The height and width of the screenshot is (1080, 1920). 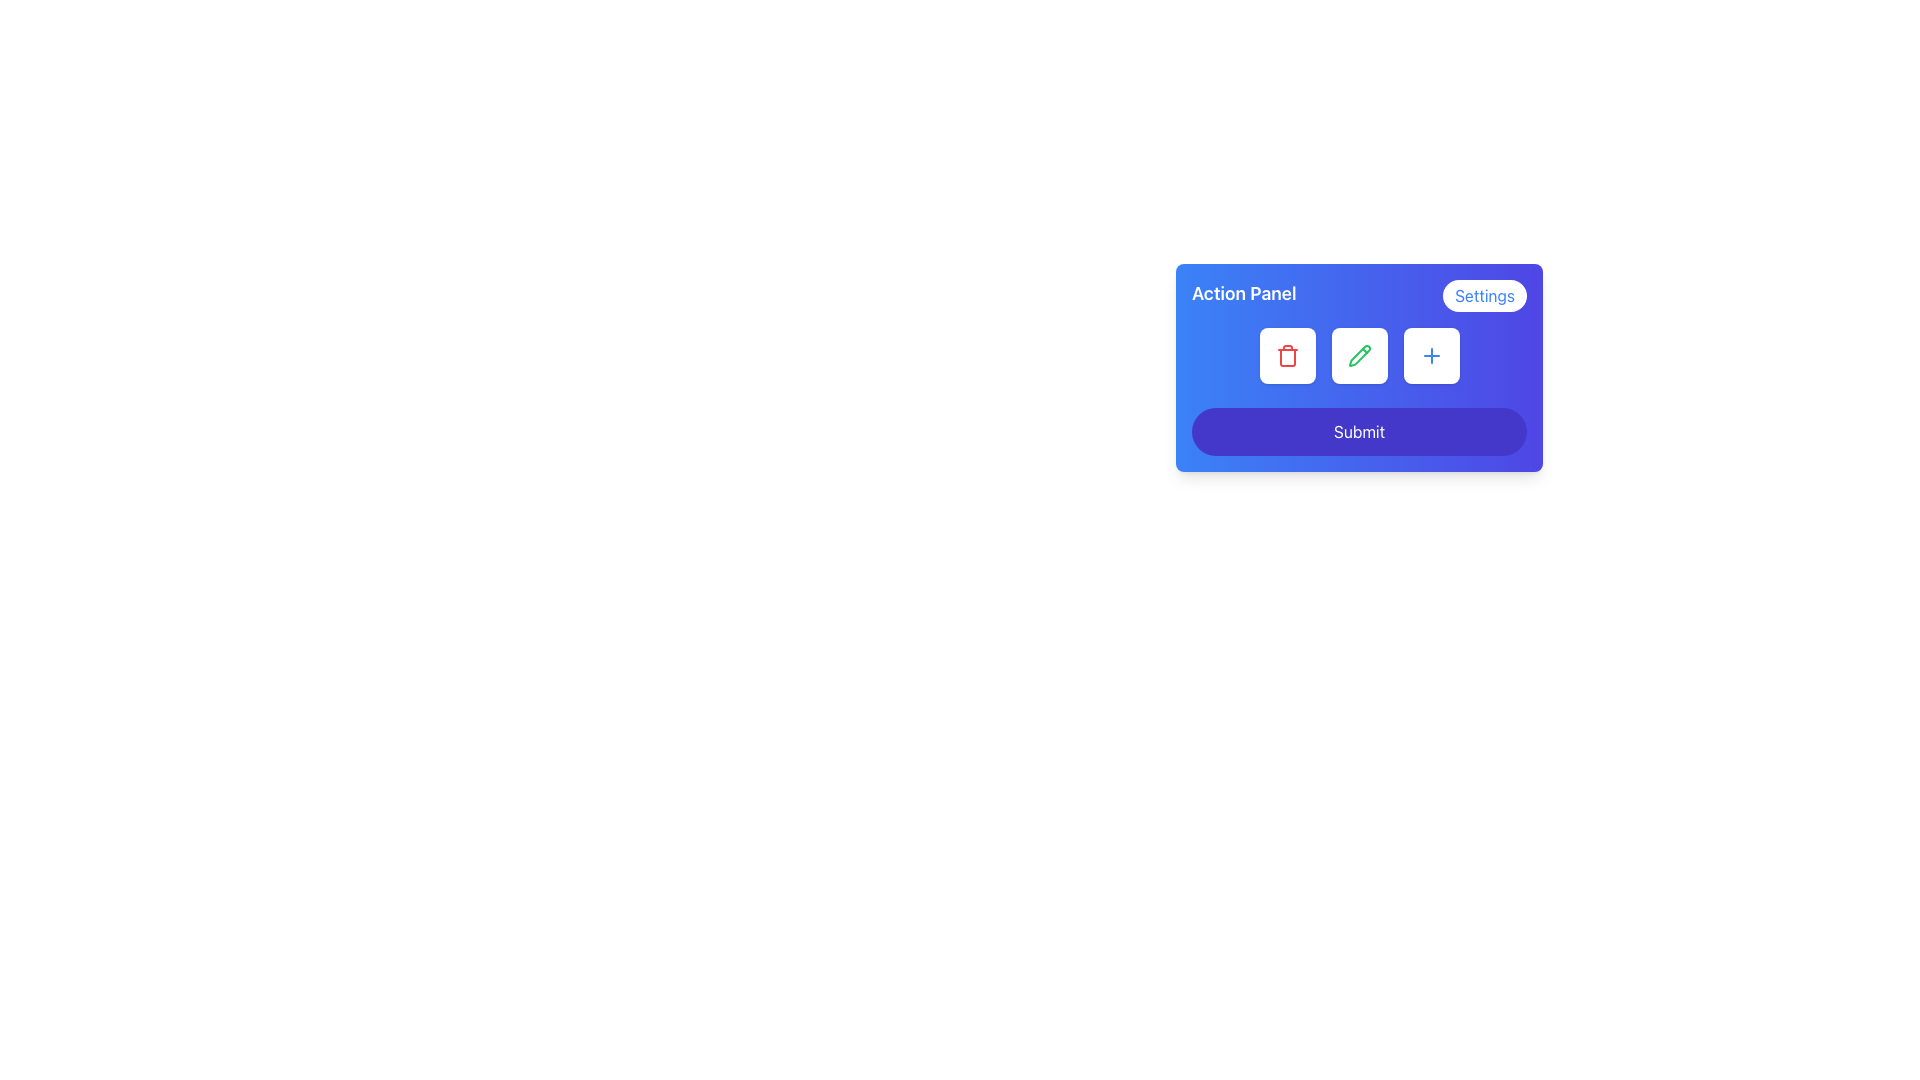 What do you see at coordinates (1287, 354) in the screenshot?
I see `the delete button located in the first column of the 'Action Panel'` at bounding box center [1287, 354].